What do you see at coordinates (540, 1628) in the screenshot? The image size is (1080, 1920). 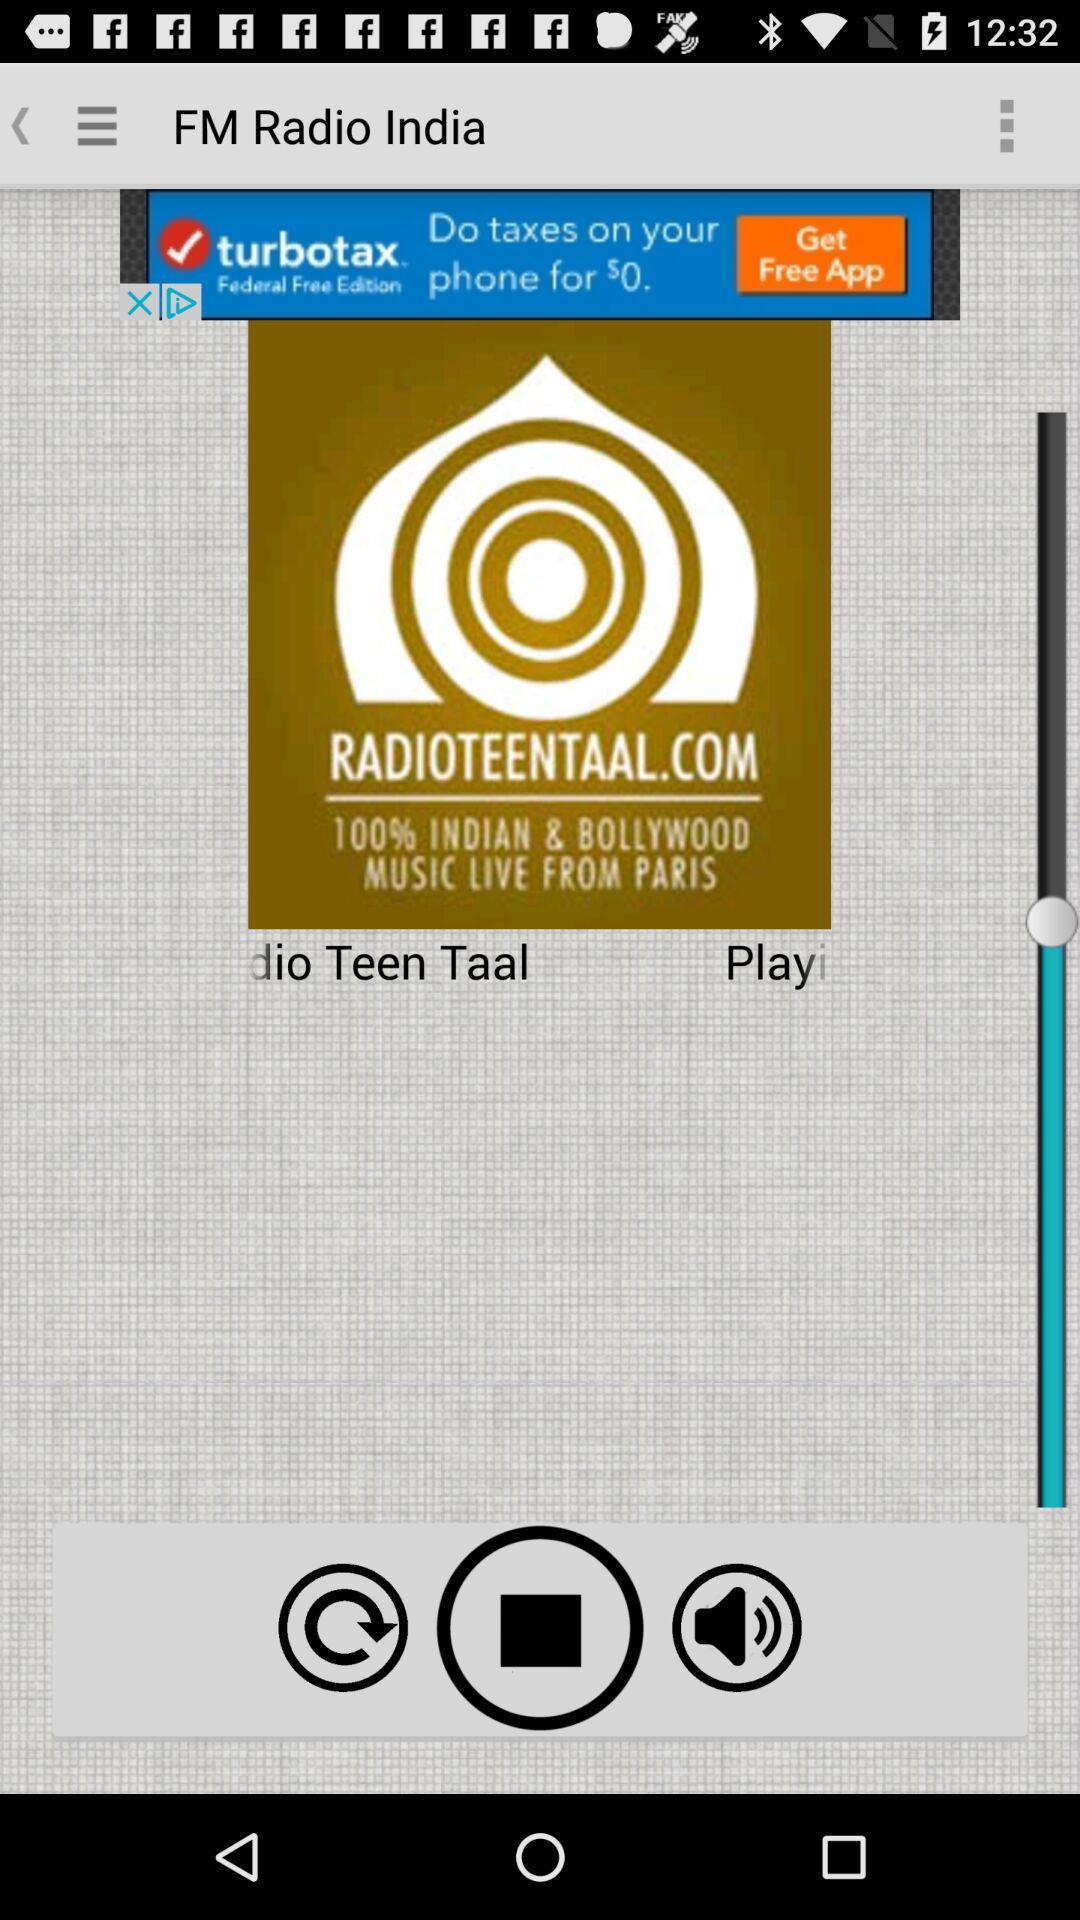 I see `stop option` at bounding box center [540, 1628].